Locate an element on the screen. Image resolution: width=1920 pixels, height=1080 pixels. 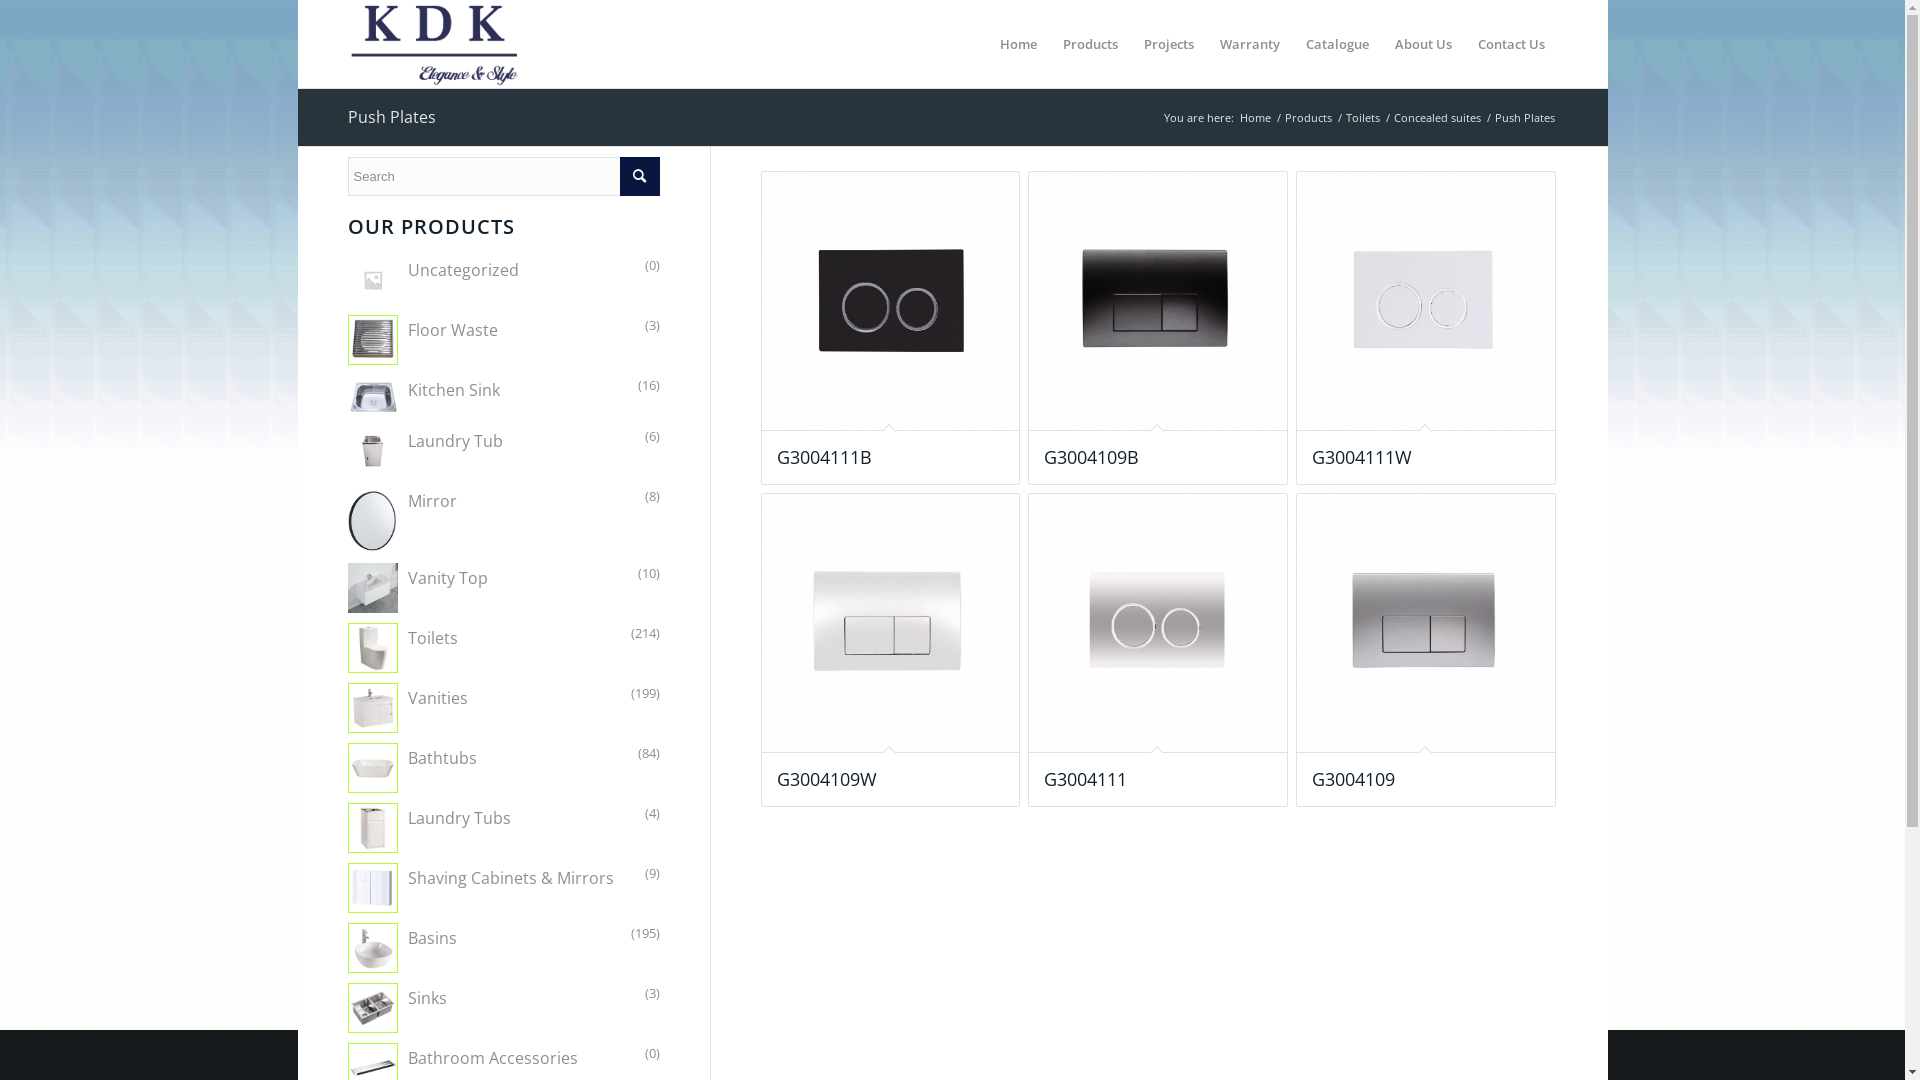
'Kitchen Sink' is located at coordinates (422, 395).